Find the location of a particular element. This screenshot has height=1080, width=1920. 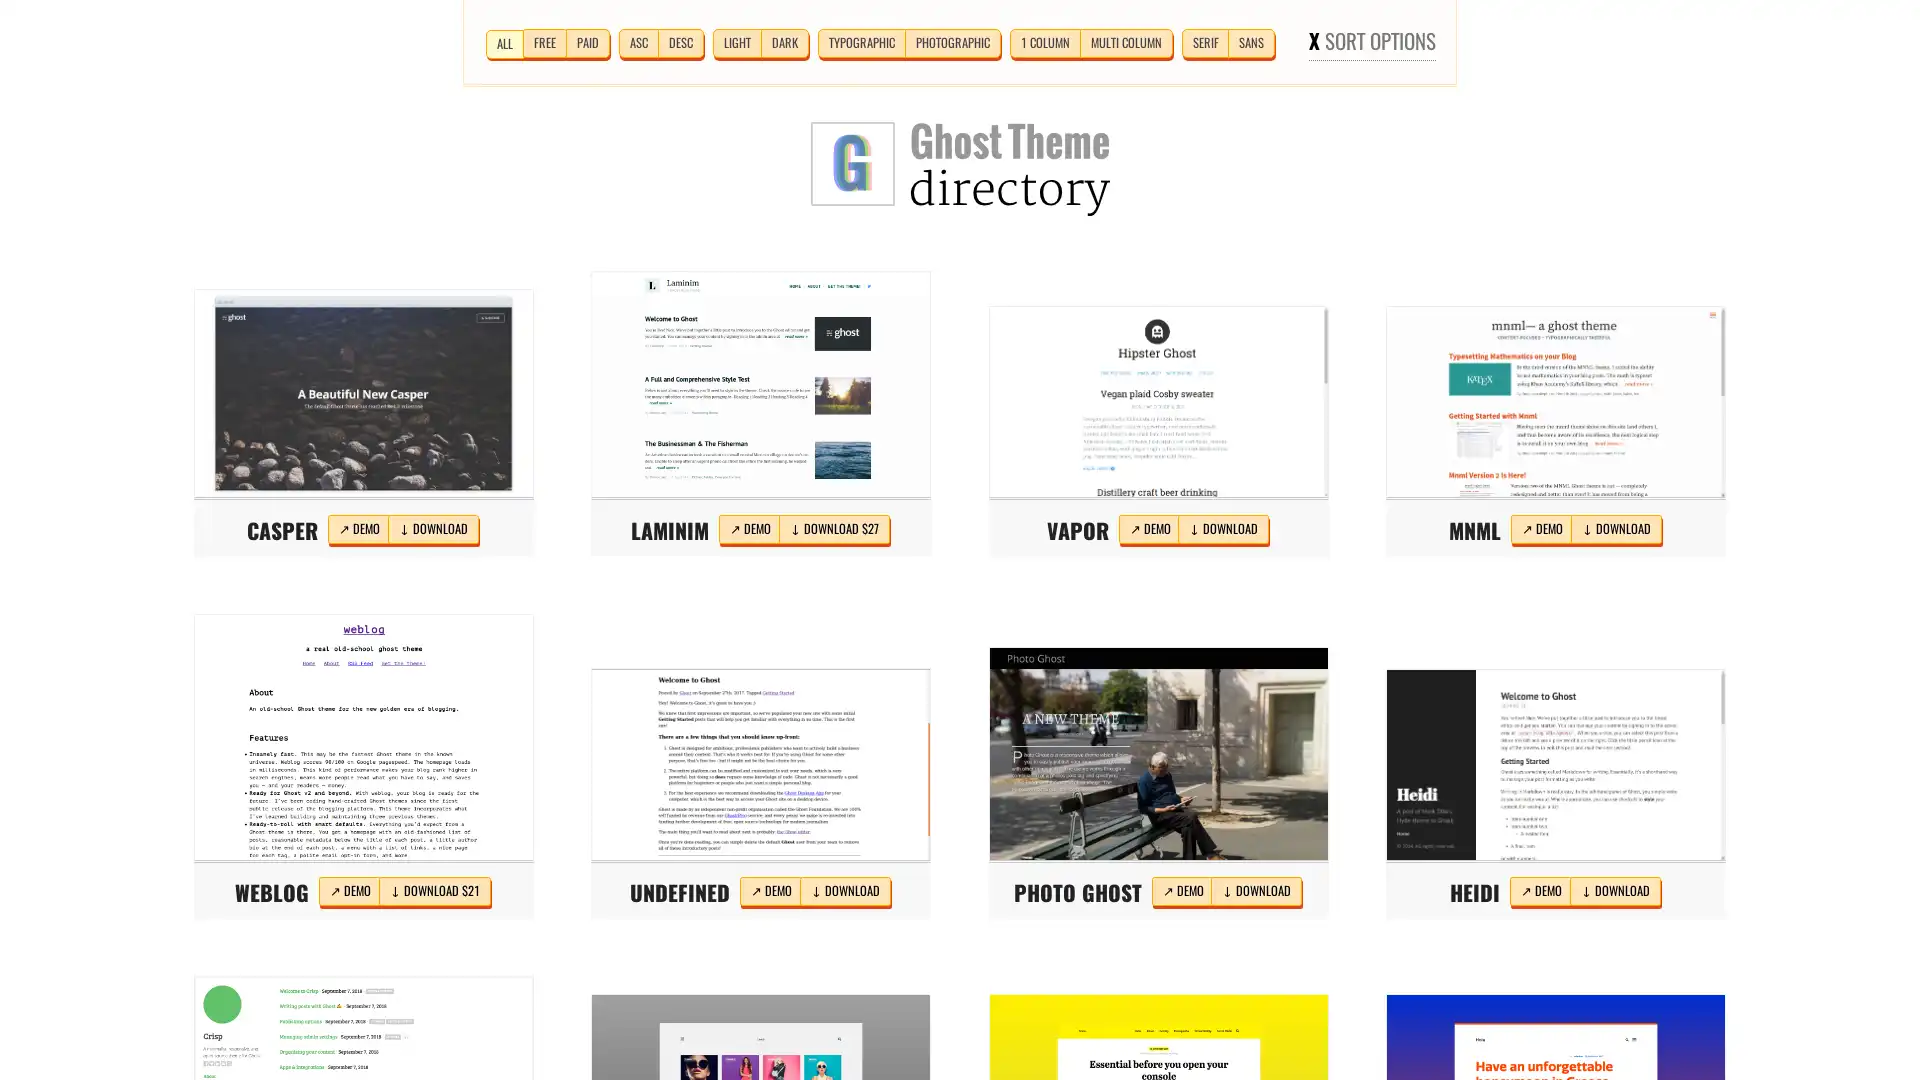

MULTI COLUMN is located at coordinates (1125, 42).